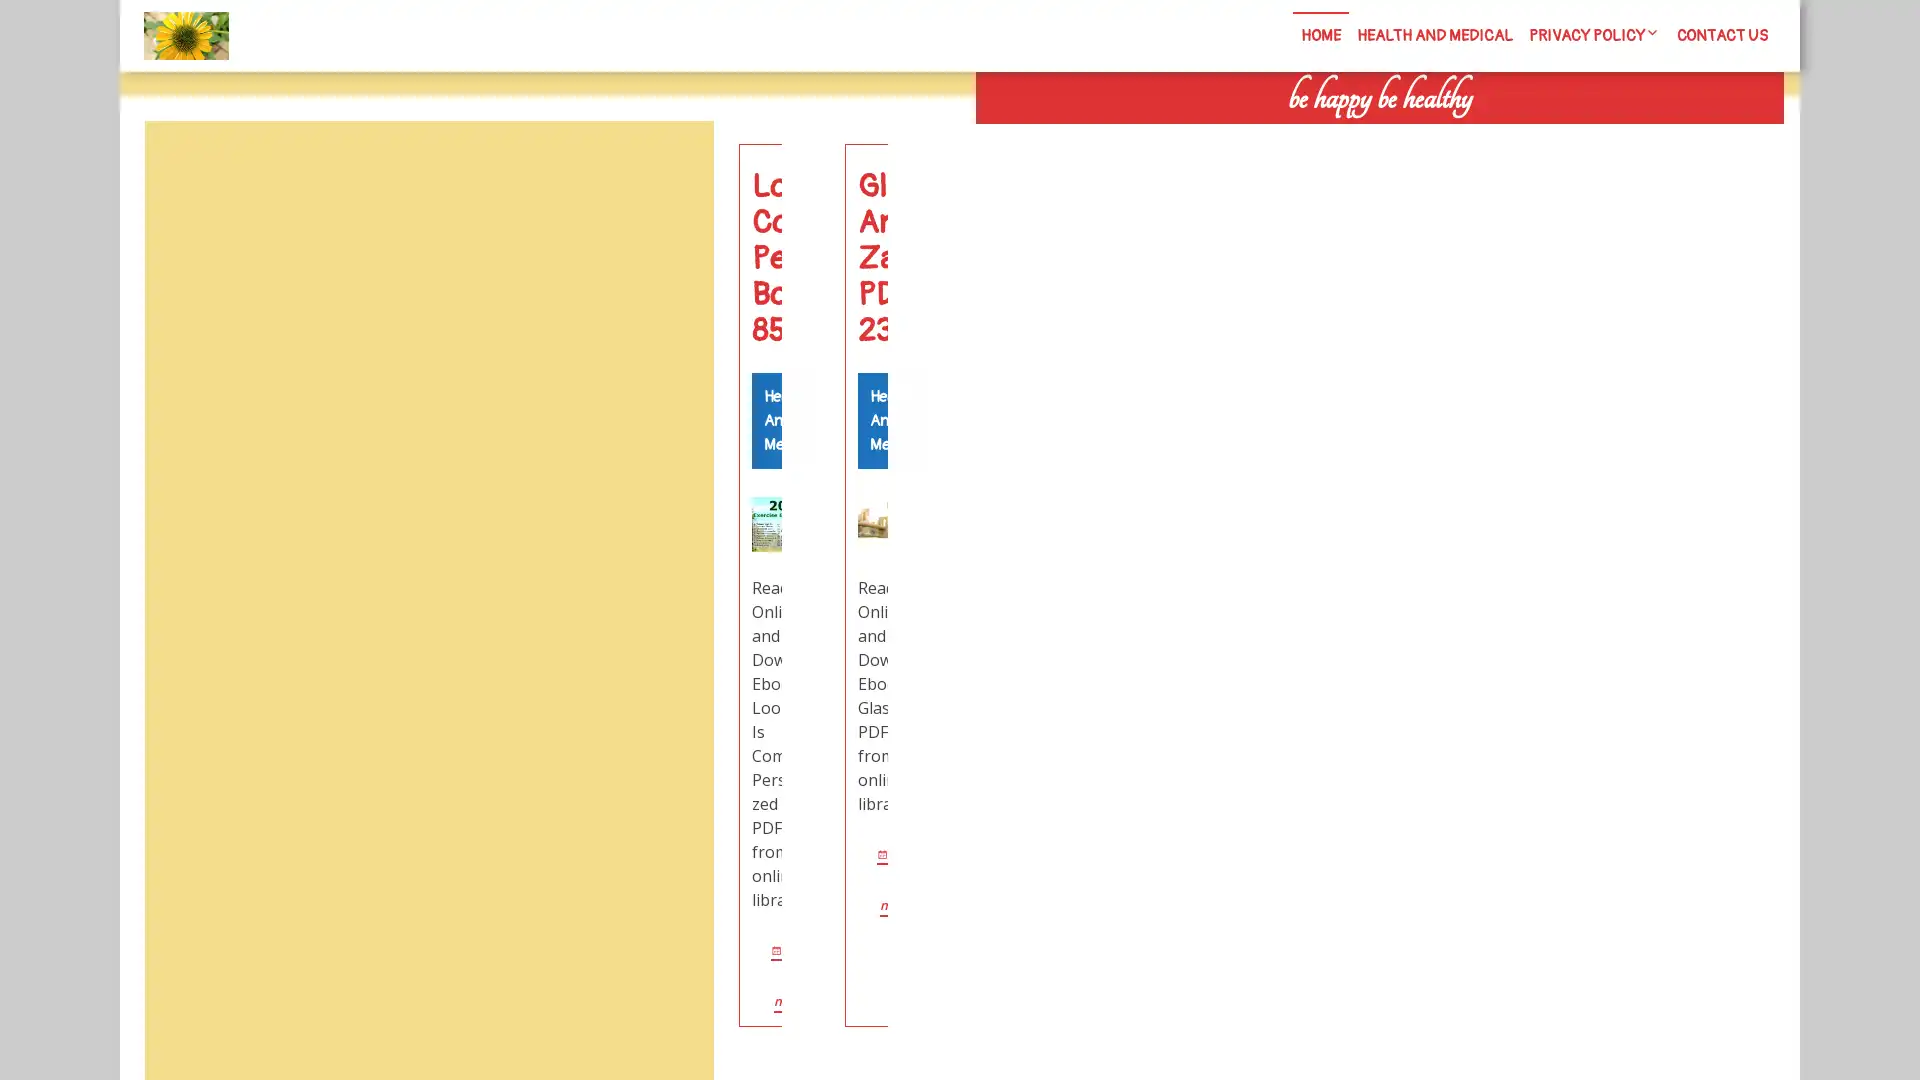 The width and height of the screenshot is (1920, 1080). What do you see at coordinates (1557, 140) in the screenshot?
I see `Search` at bounding box center [1557, 140].